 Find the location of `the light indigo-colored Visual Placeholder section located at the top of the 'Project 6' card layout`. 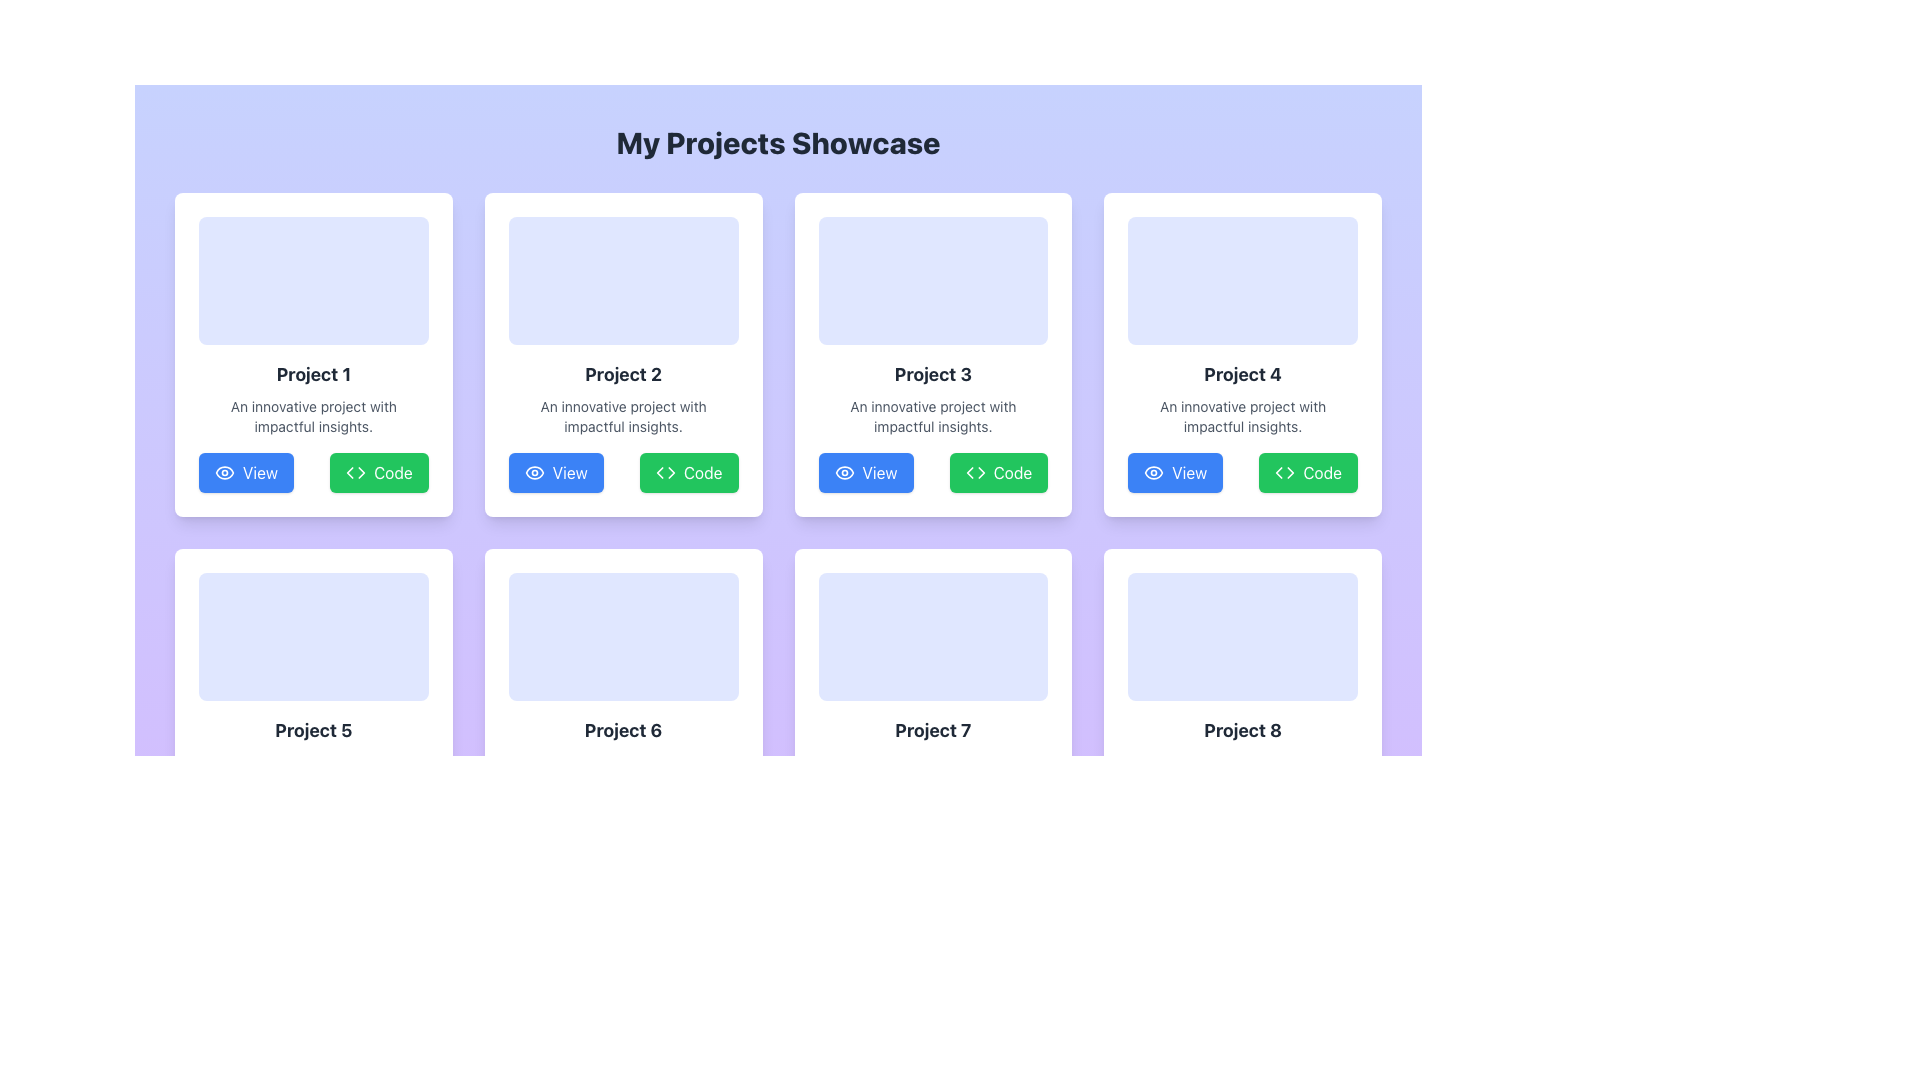

the light indigo-colored Visual Placeholder section located at the top of the 'Project 6' card layout is located at coordinates (622, 636).